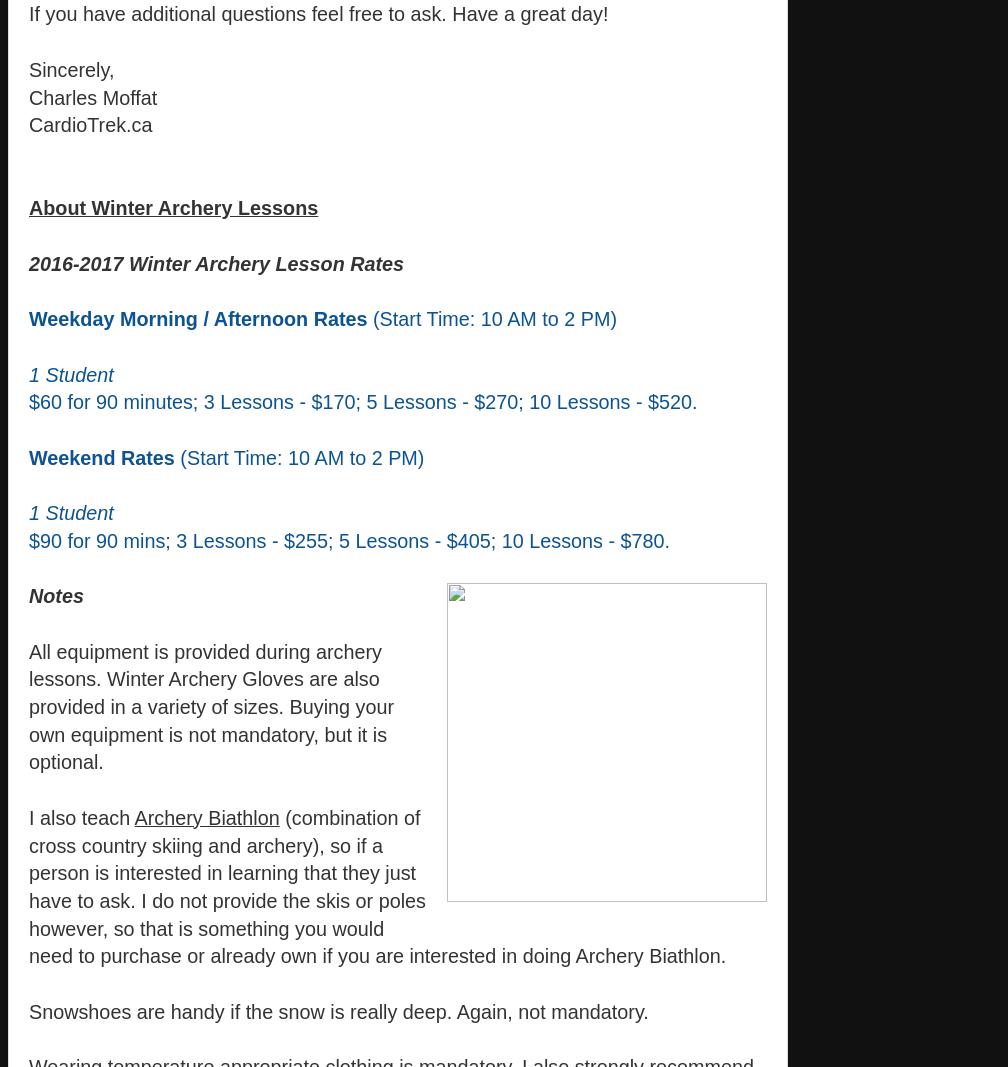 Image resolution: width=1008 pixels, height=1067 pixels. What do you see at coordinates (349, 540) in the screenshot?
I see `'$90 for 90 mins; 3 Lessons - $255; 5 Lessons - $405; 10 Lessons - $780.'` at bounding box center [349, 540].